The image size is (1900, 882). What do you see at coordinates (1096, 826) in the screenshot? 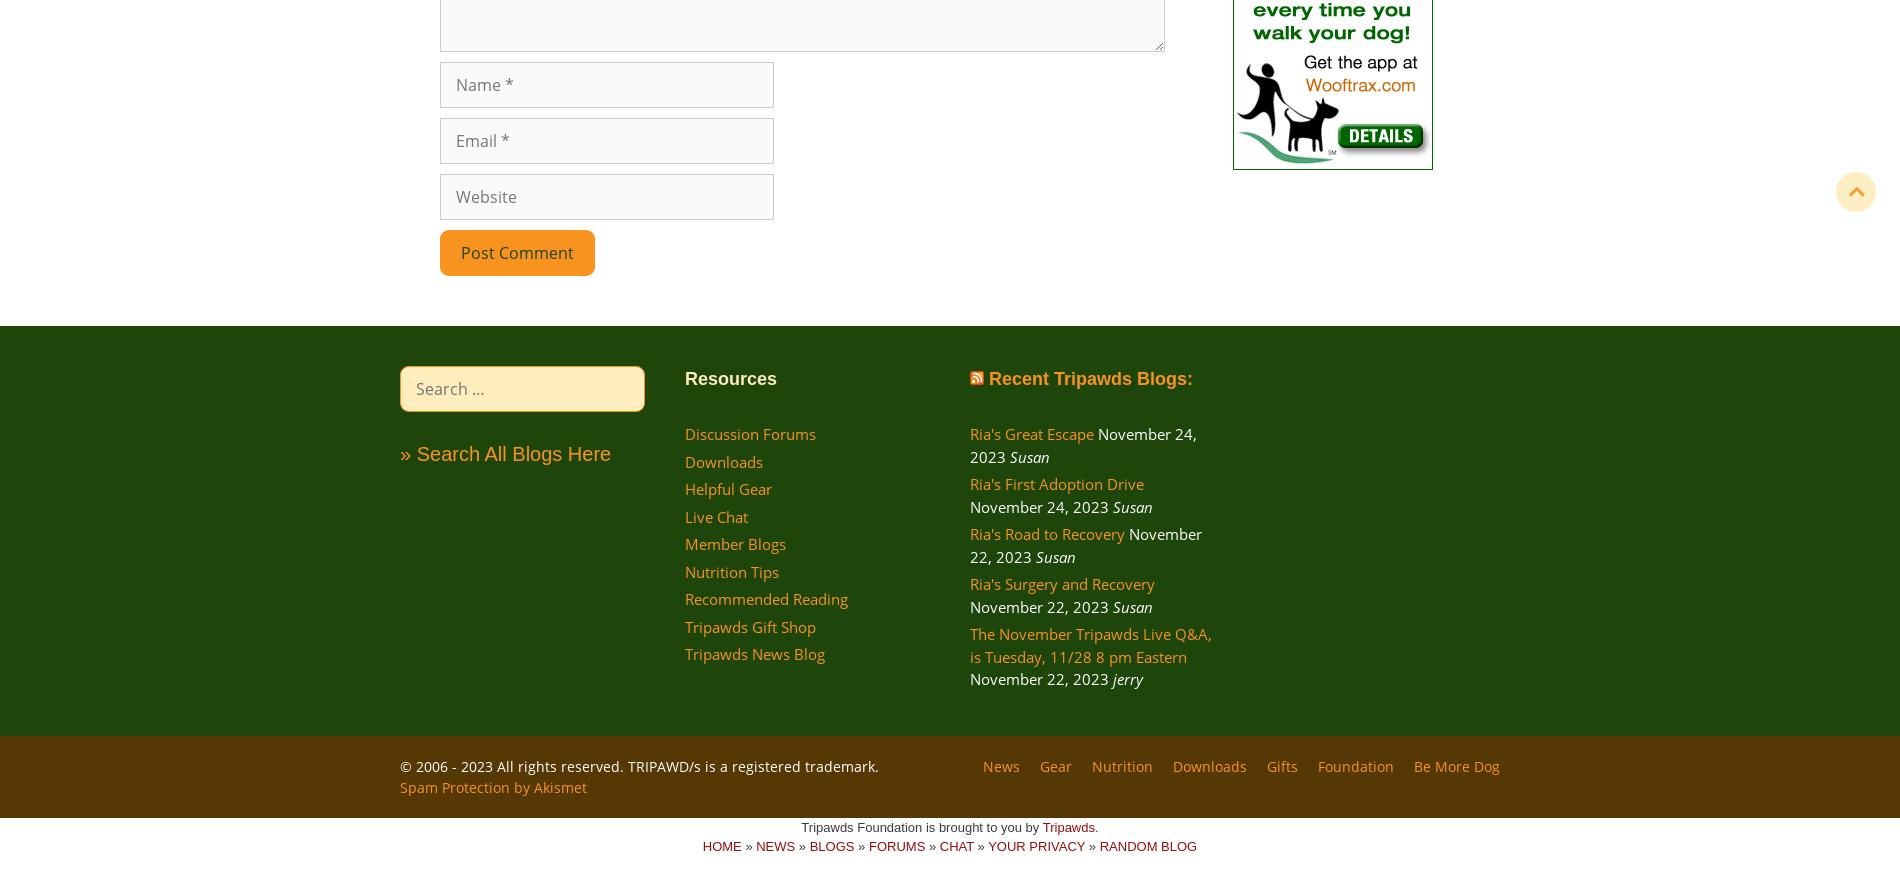
I see `'.'` at bounding box center [1096, 826].